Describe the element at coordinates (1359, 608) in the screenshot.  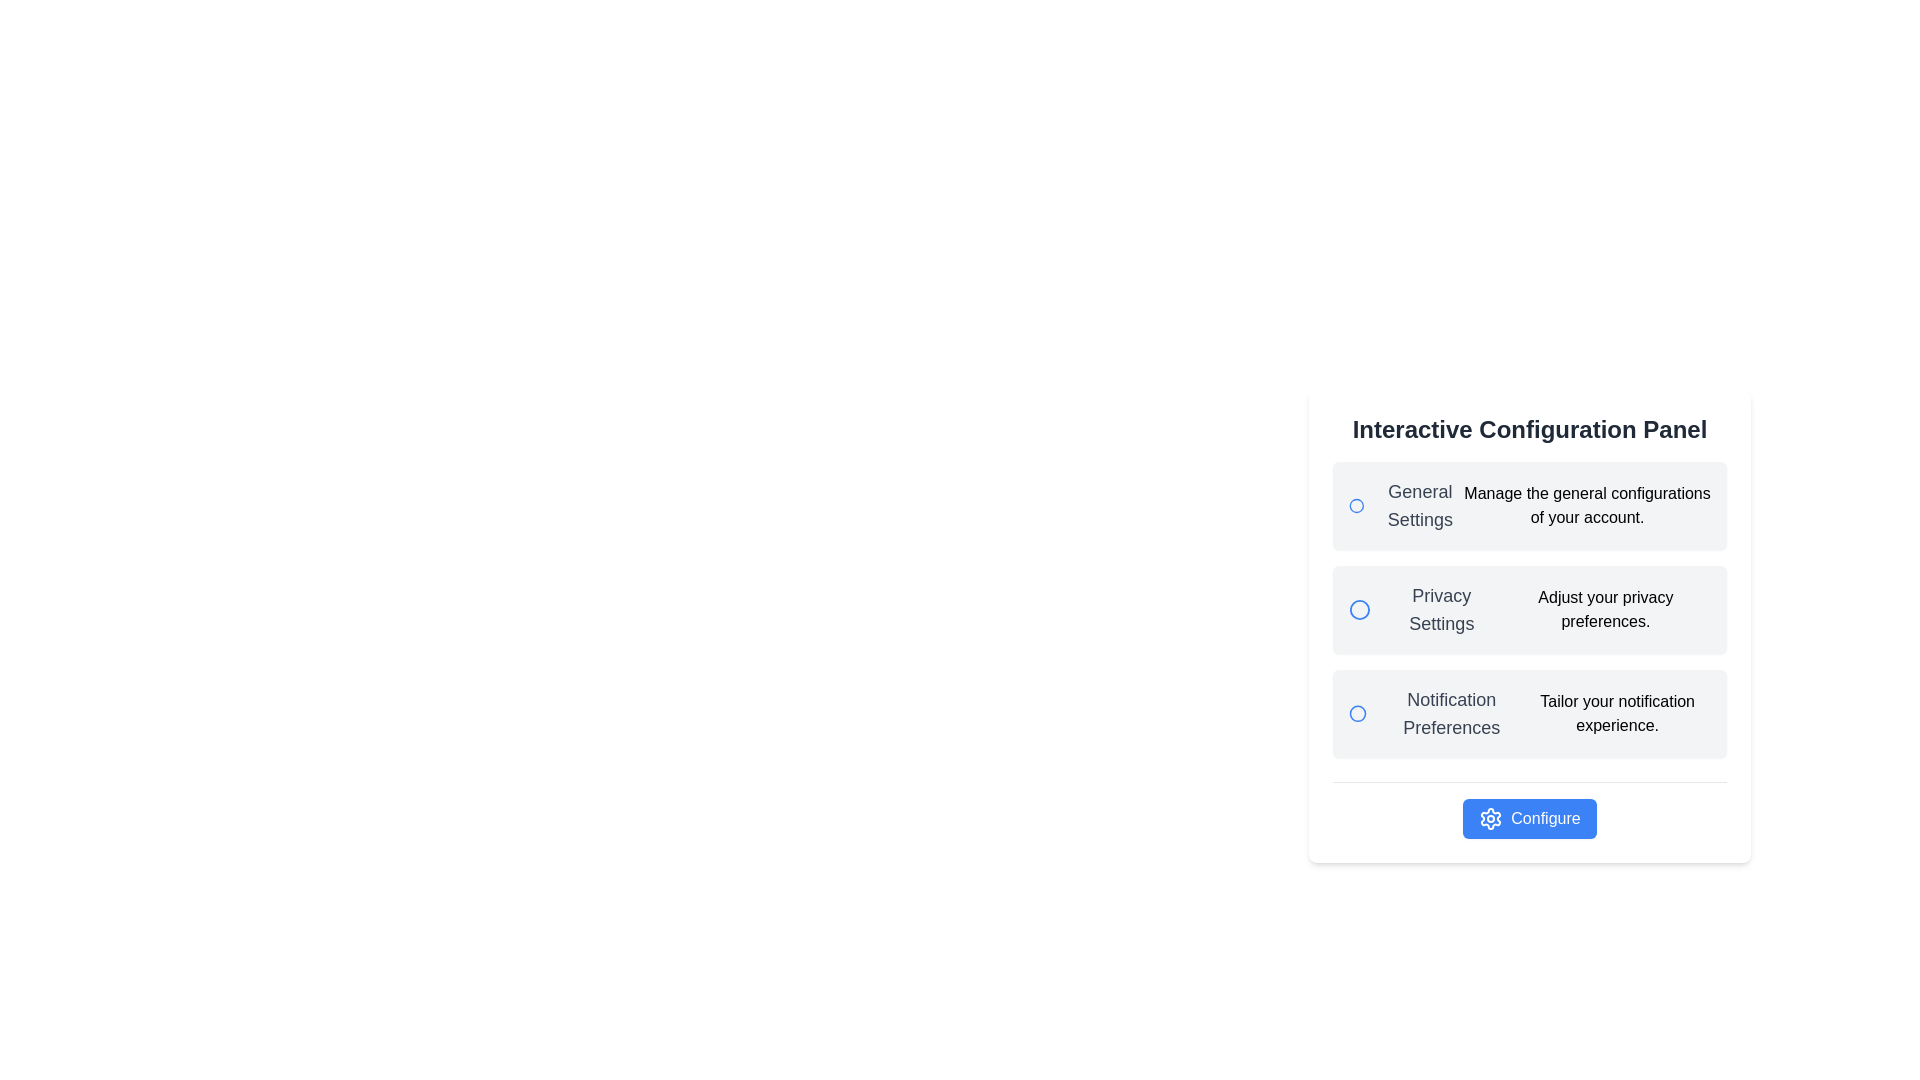
I see `the circular graphical component in the second row of the configuration panel next to the 'Privacy Settings' label` at that location.